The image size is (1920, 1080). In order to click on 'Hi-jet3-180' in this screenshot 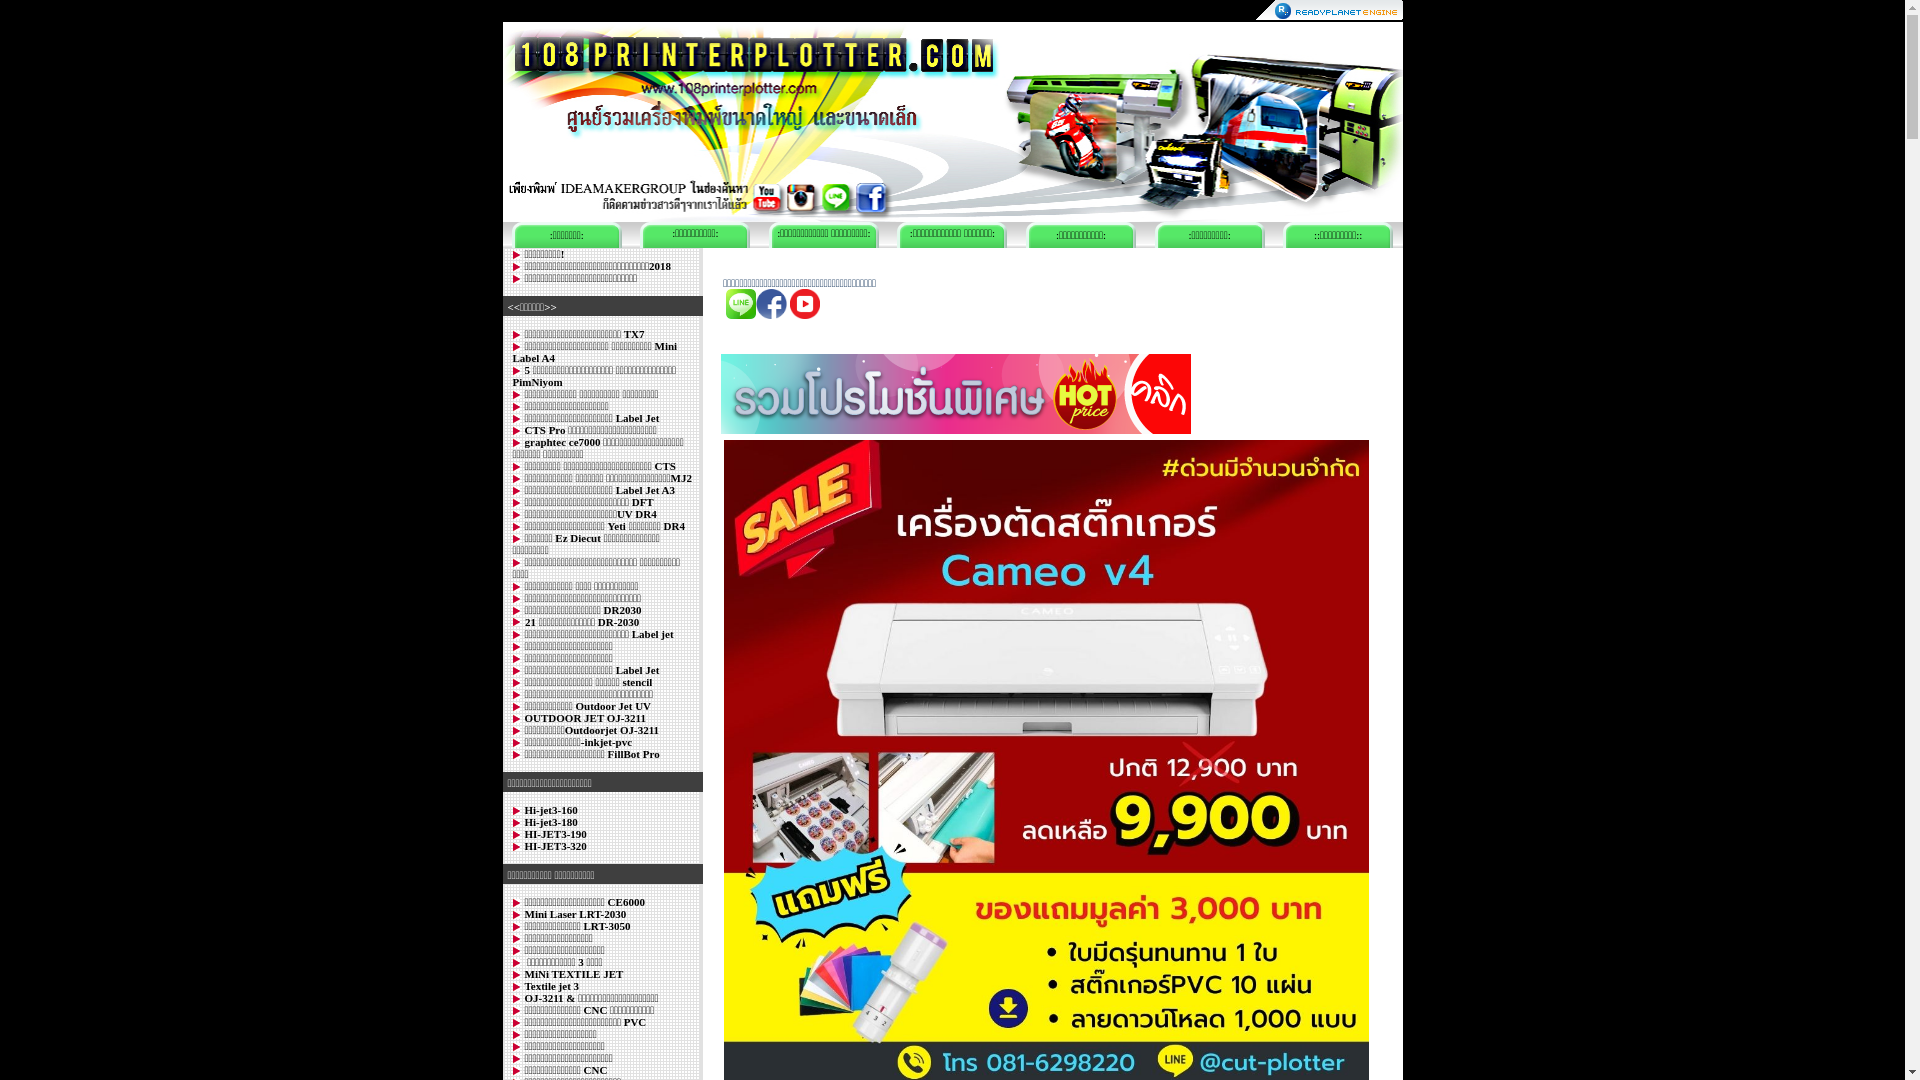, I will do `click(550, 821)`.